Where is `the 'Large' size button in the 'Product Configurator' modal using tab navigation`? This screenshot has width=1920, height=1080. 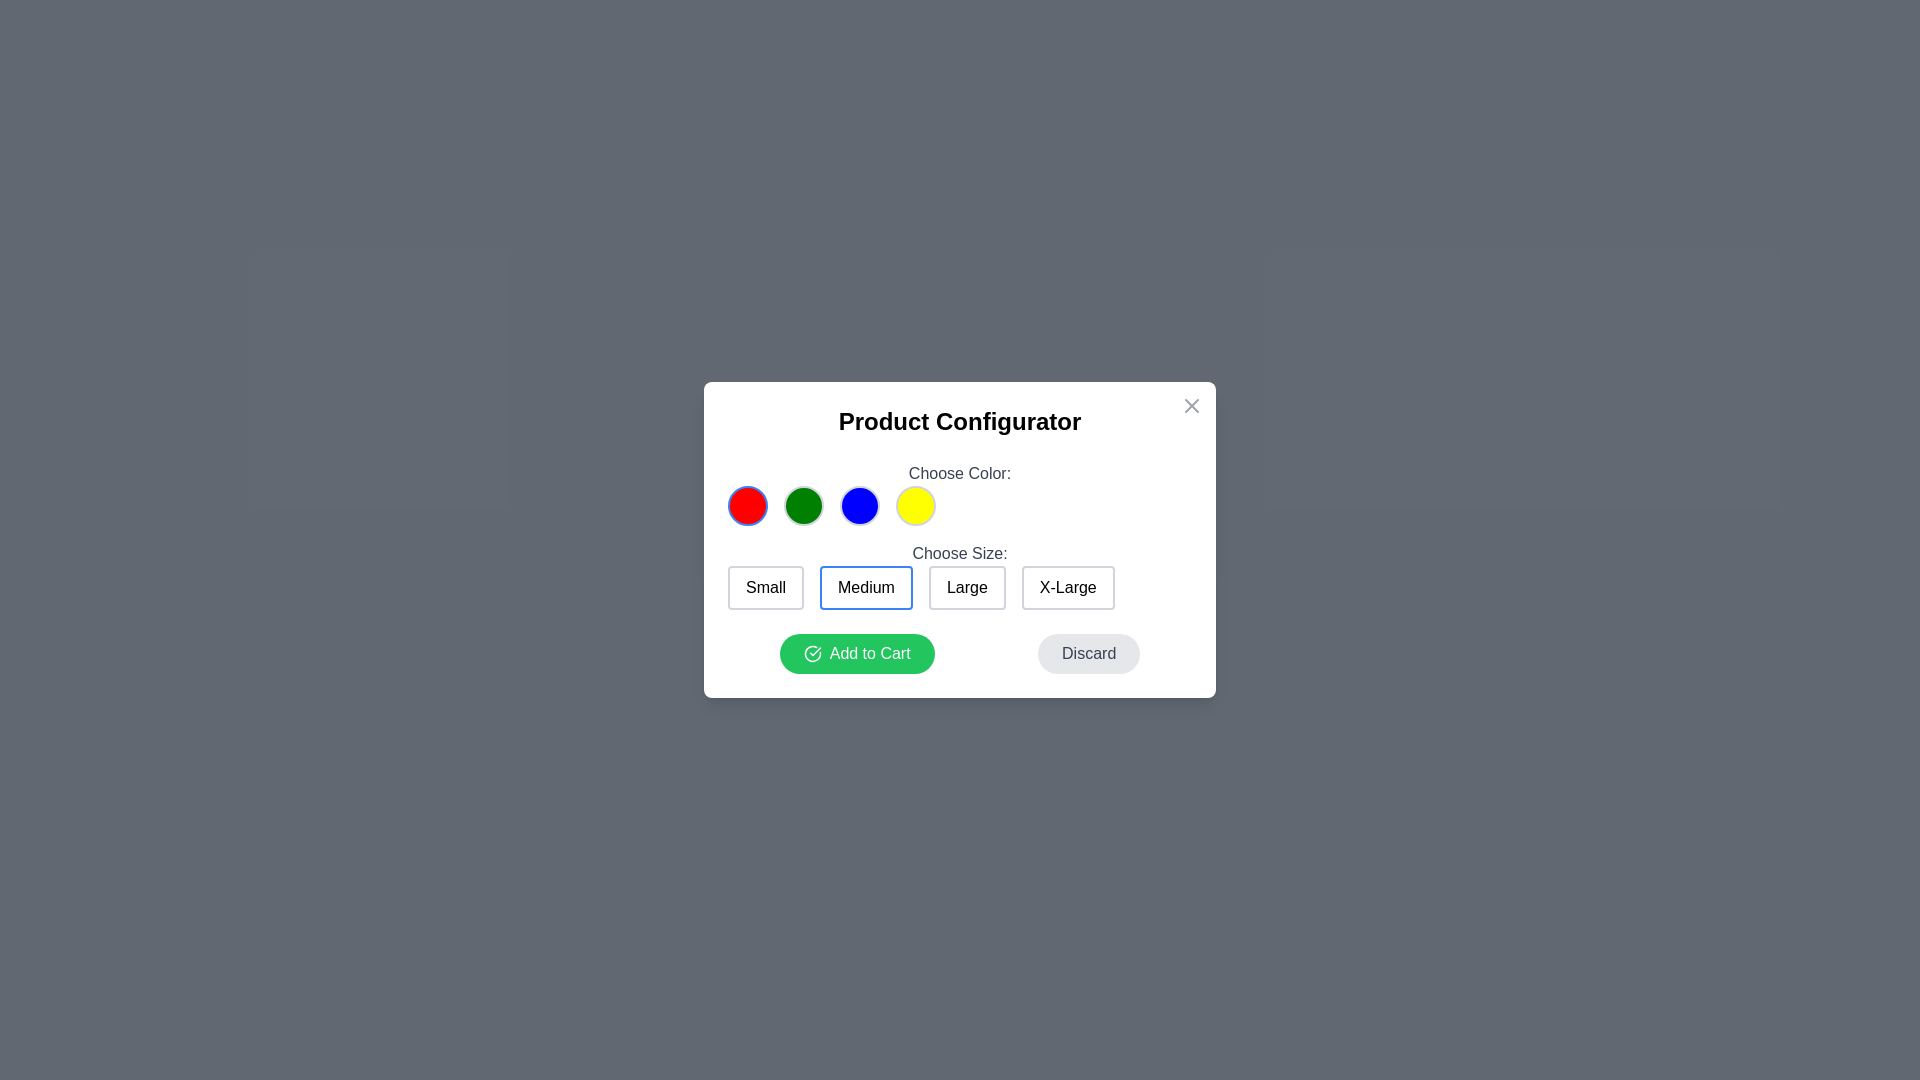 the 'Large' size button in the 'Product Configurator' modal using tab navigation is located at coordinates (960, 586).